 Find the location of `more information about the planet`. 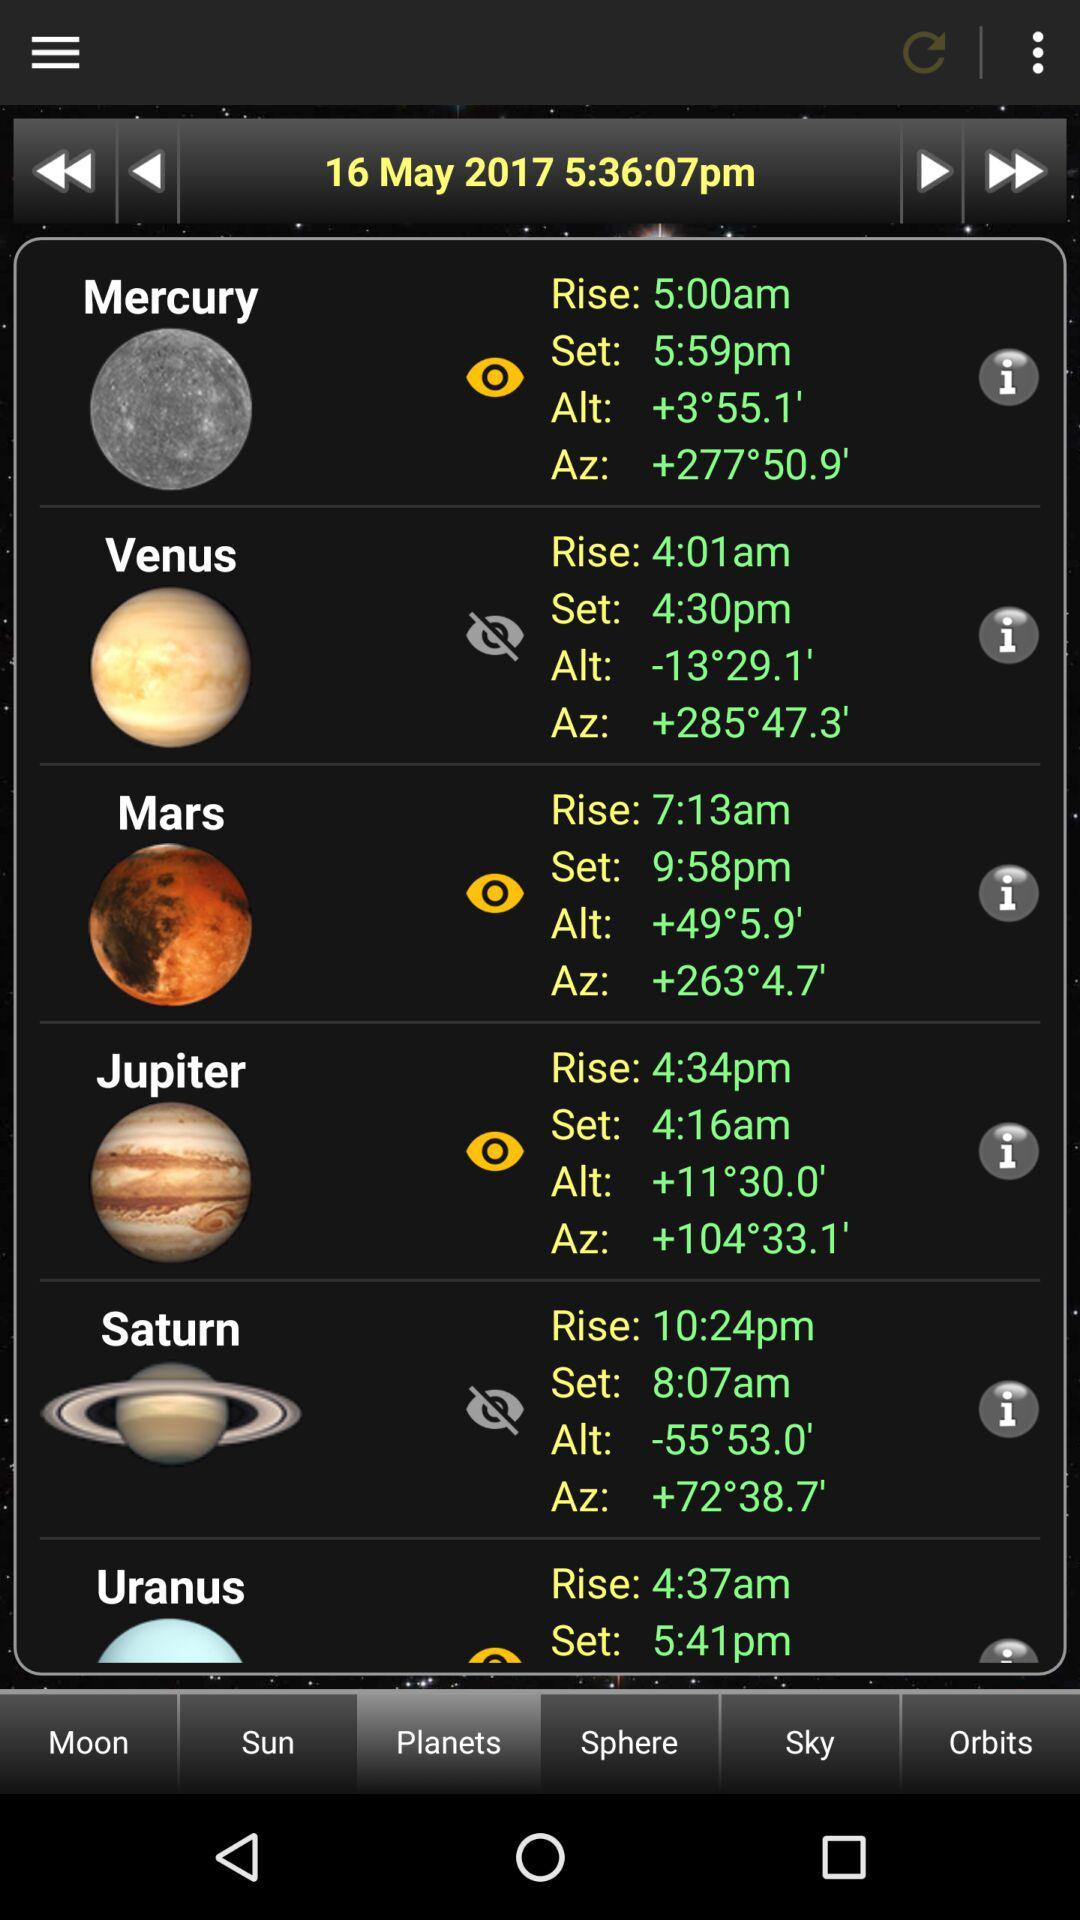

more information about the planet is located at coordinates (1008, 1150).